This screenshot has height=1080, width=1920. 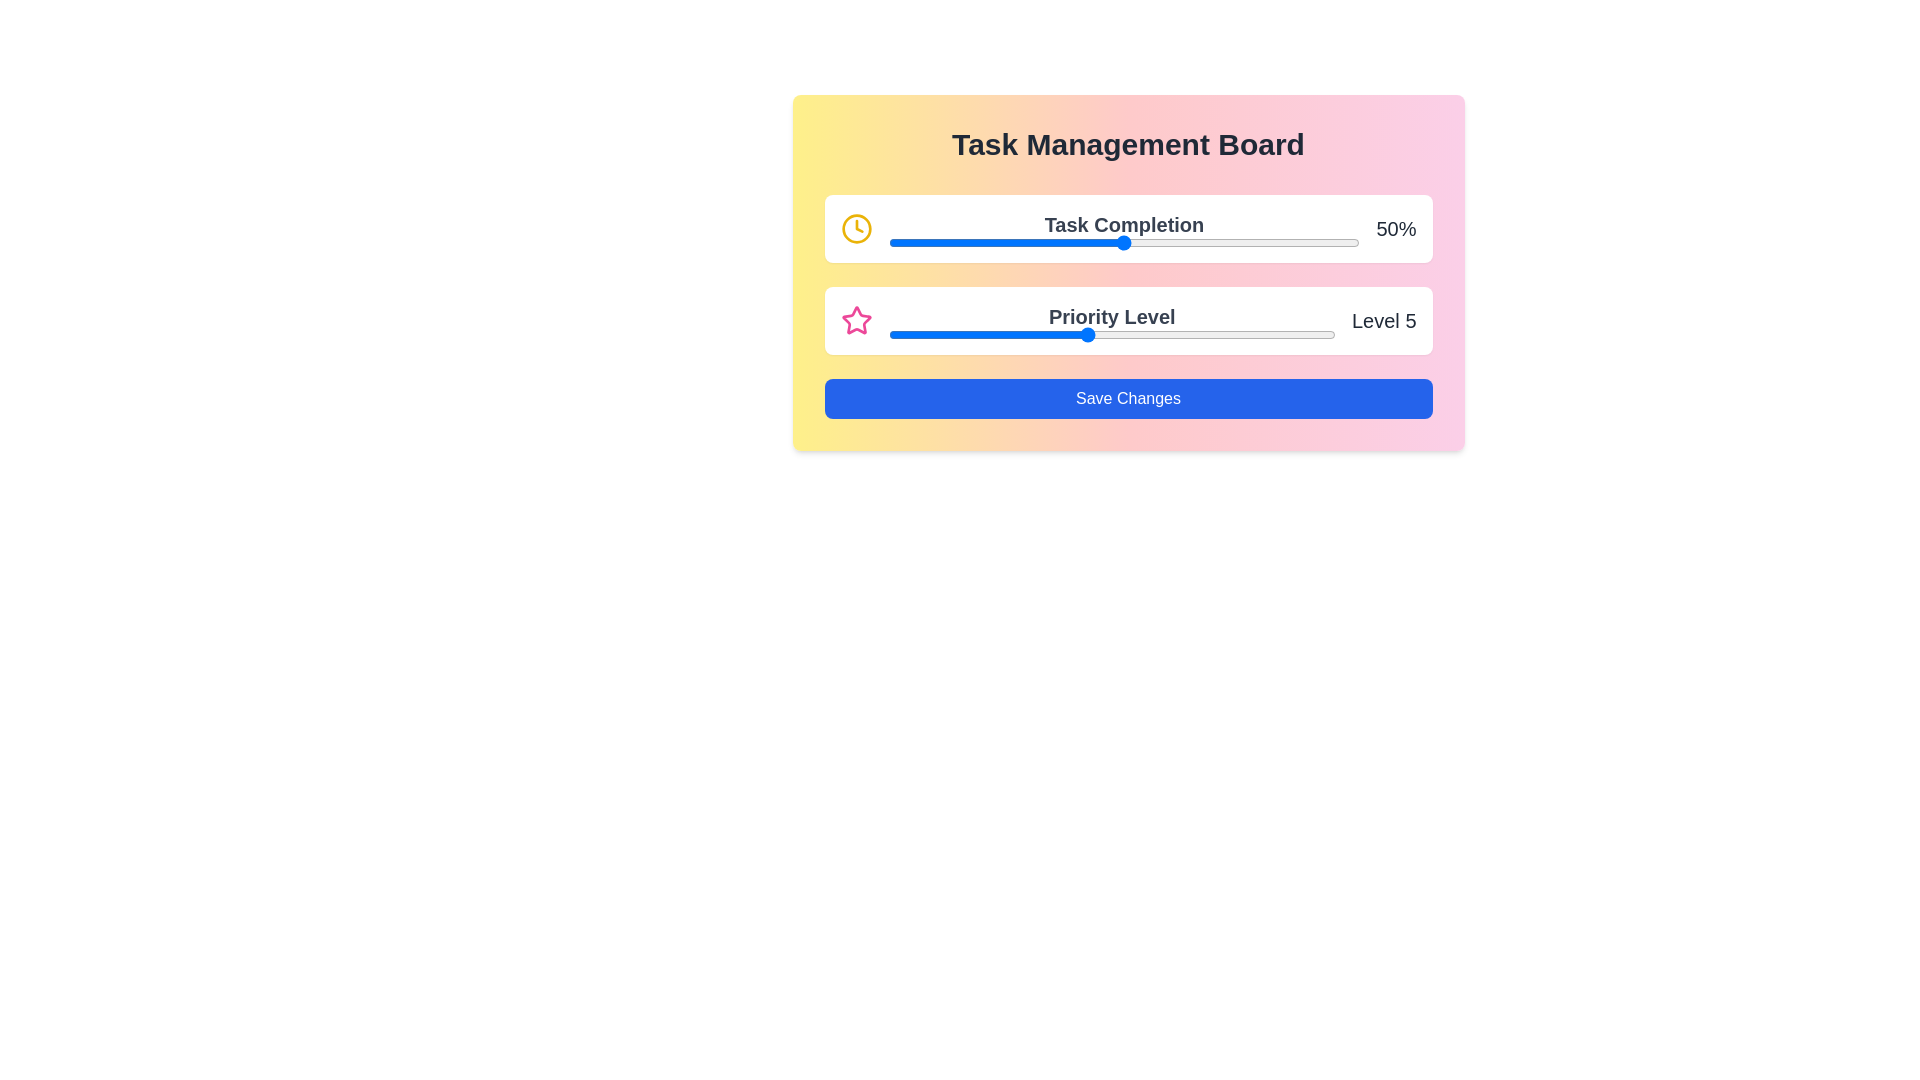 I want to click on the clock icon located on the left side of the 'Task Completion' section, so click(x=856, y=227).